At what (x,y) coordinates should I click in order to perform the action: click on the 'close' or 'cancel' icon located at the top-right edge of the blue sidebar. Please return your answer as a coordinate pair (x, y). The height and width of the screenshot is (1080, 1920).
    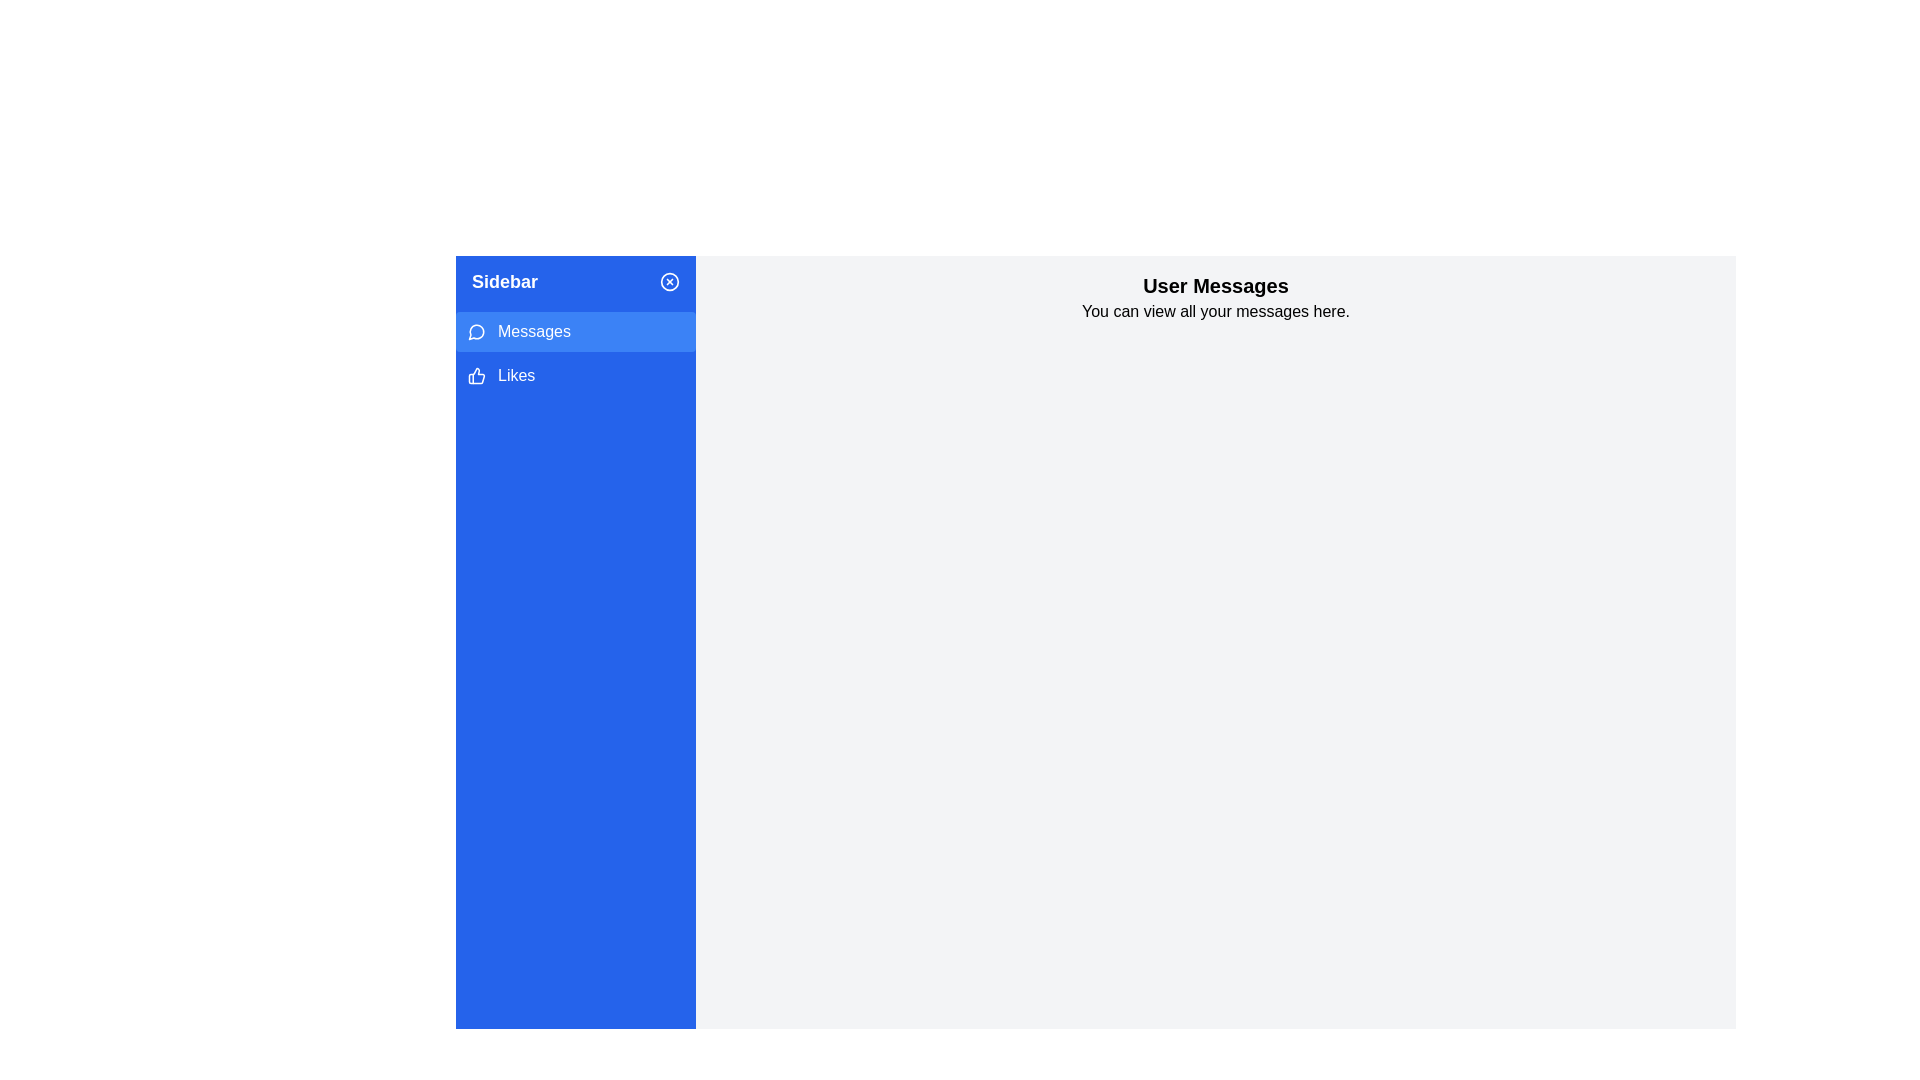
    Looking at the image, I should click on (670, 281).